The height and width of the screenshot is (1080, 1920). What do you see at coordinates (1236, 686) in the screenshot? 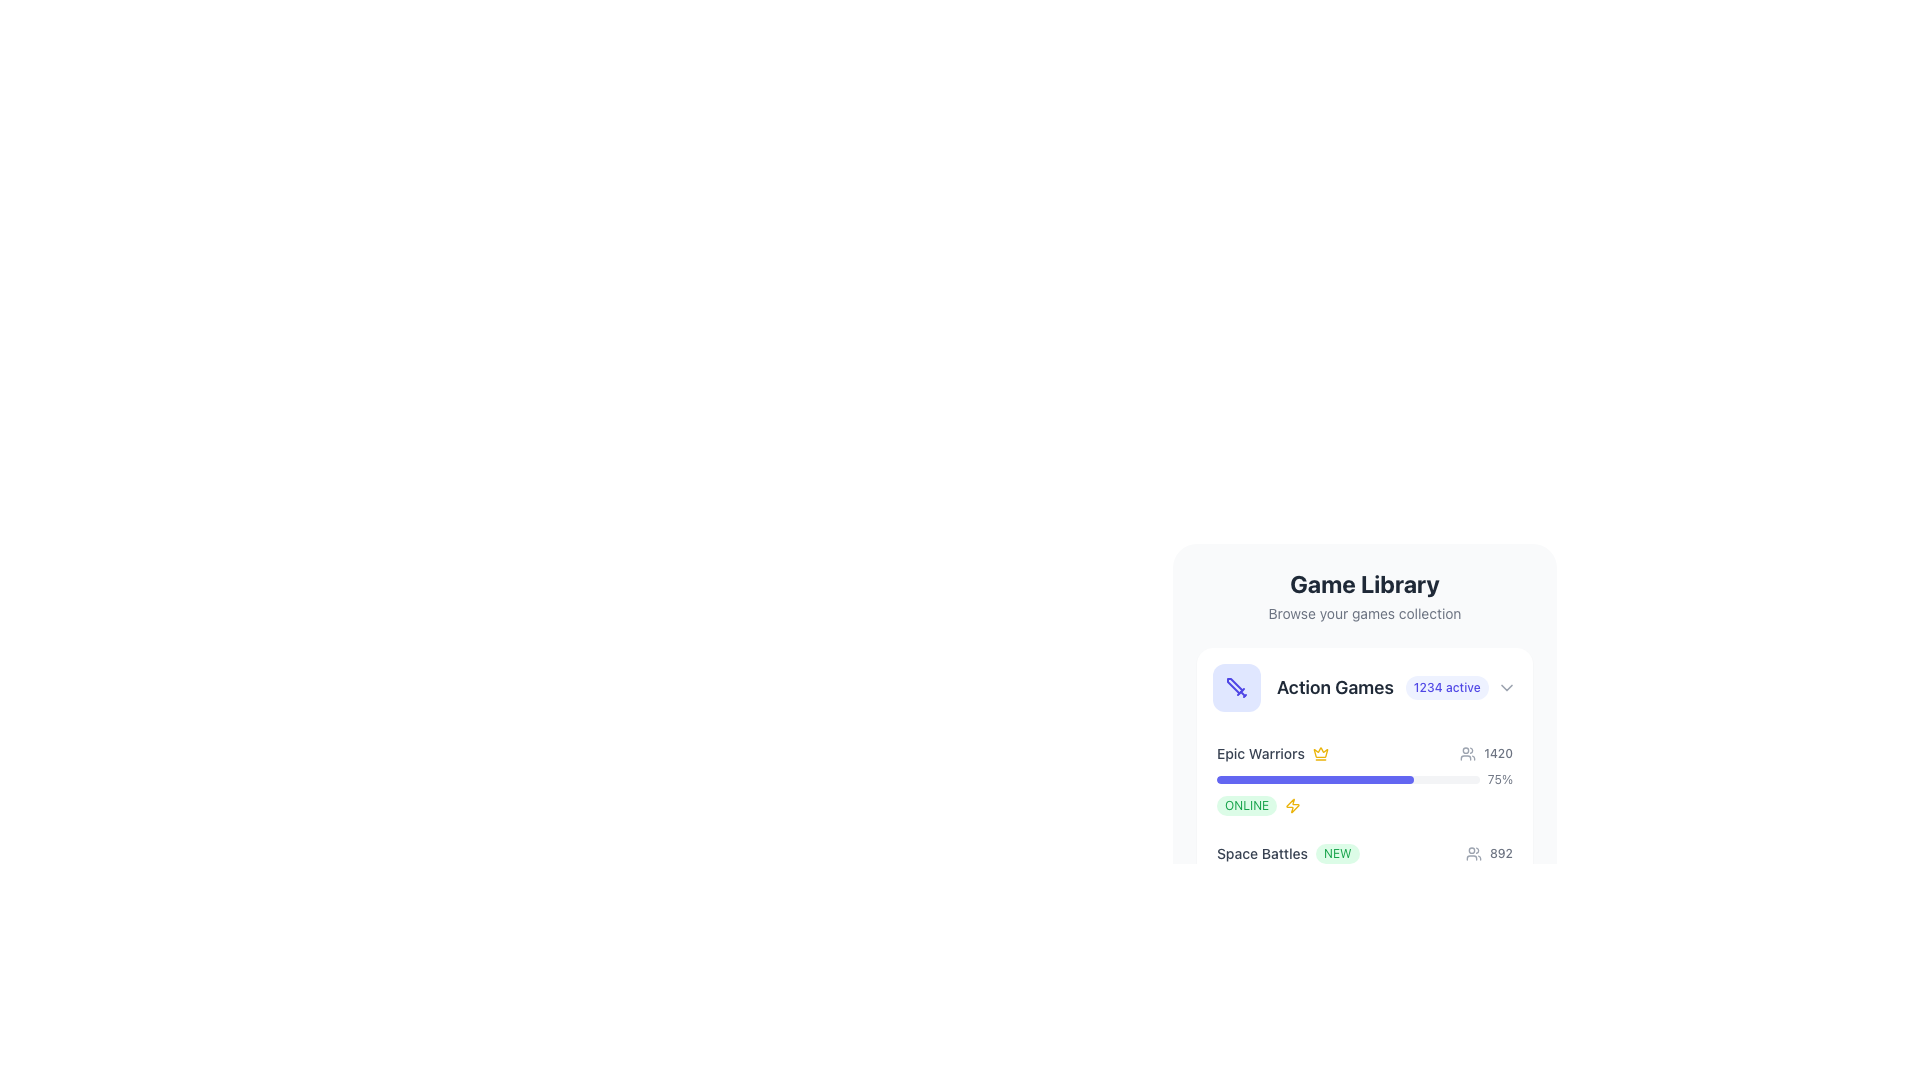
I see `the decorative icon button with a sword icon, located on the left side of the 'Action Games' section, by moving the cursor to its center point` at bounding box center [1236, 686].